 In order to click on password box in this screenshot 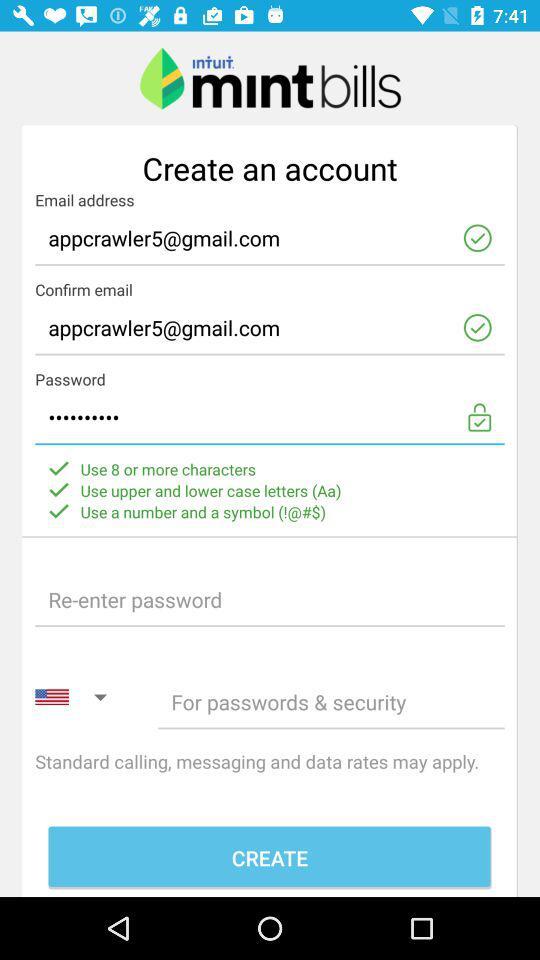, I will do `click(331, 701)`.